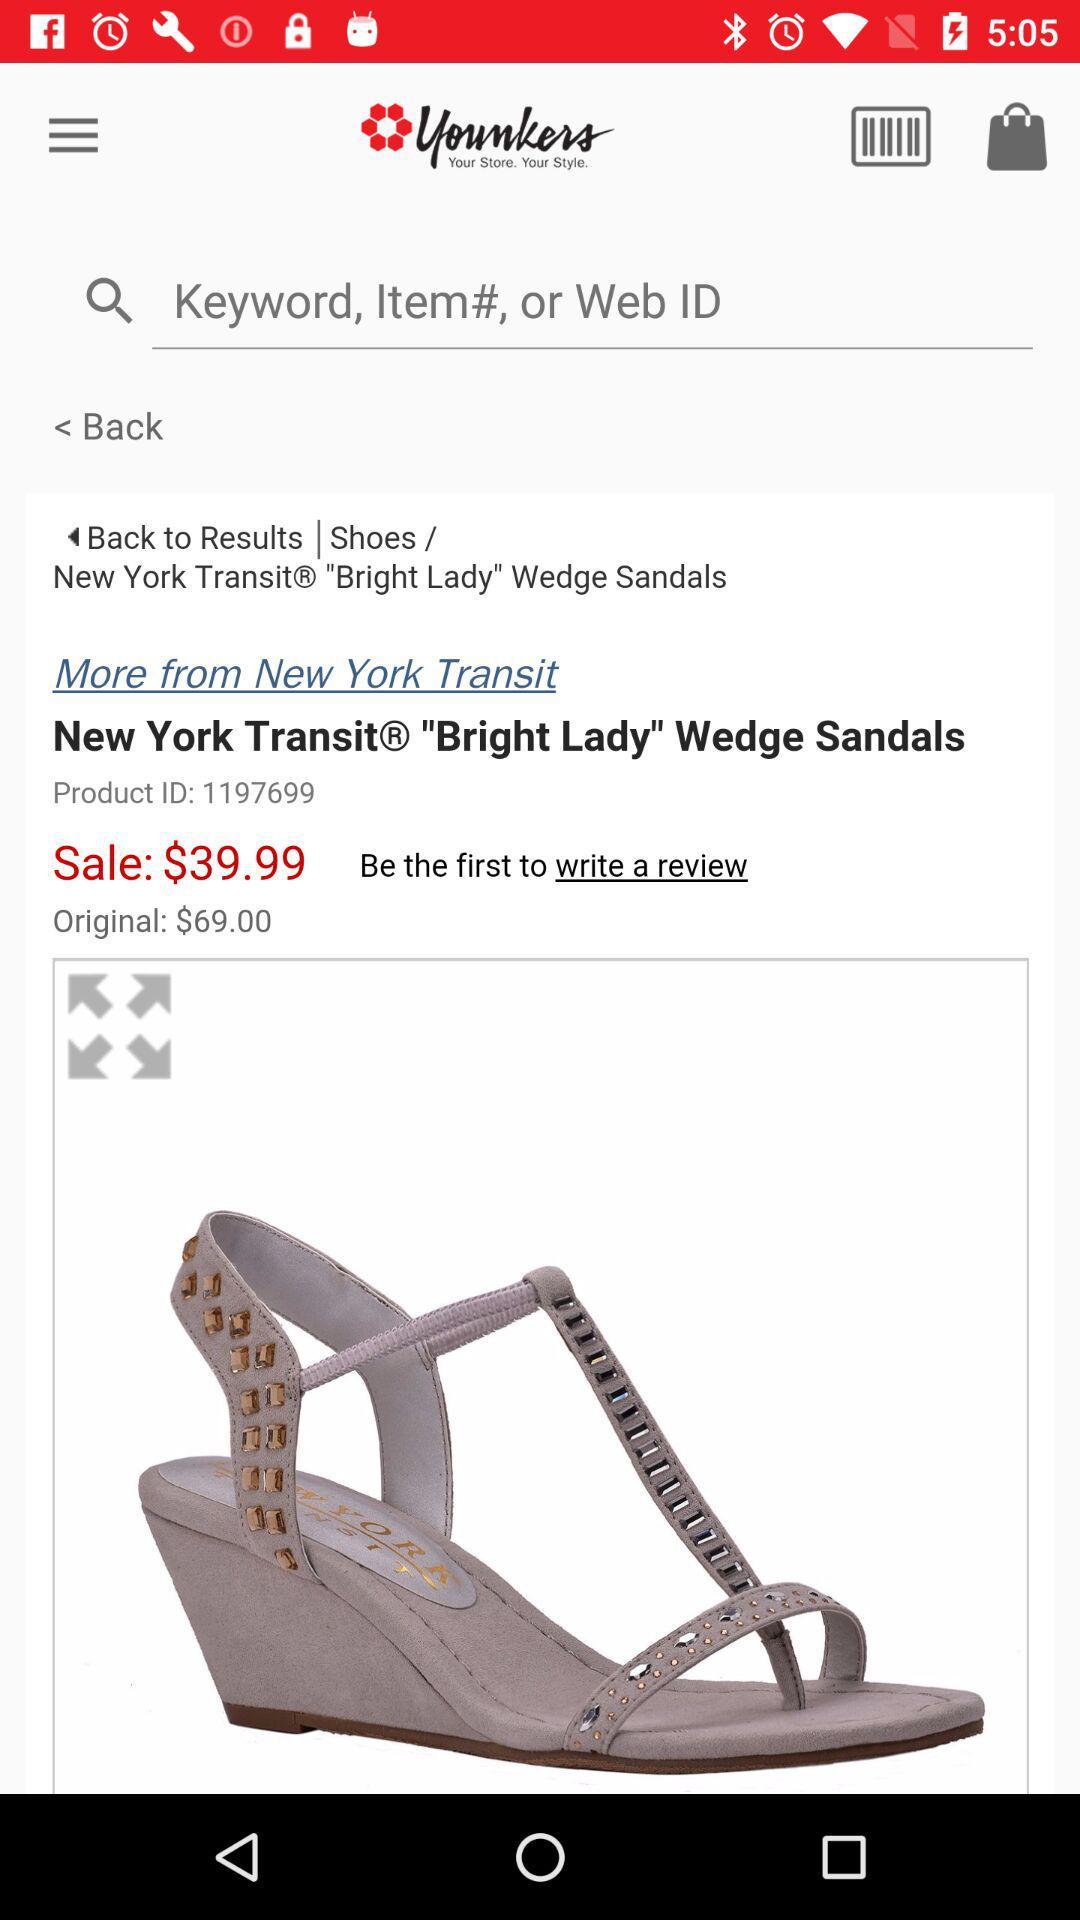 The height and width of the screenshot is (1920, 1080). Describe the element at coordinates (487, 135) in the screenshot. I see `advertisement page` at that location.